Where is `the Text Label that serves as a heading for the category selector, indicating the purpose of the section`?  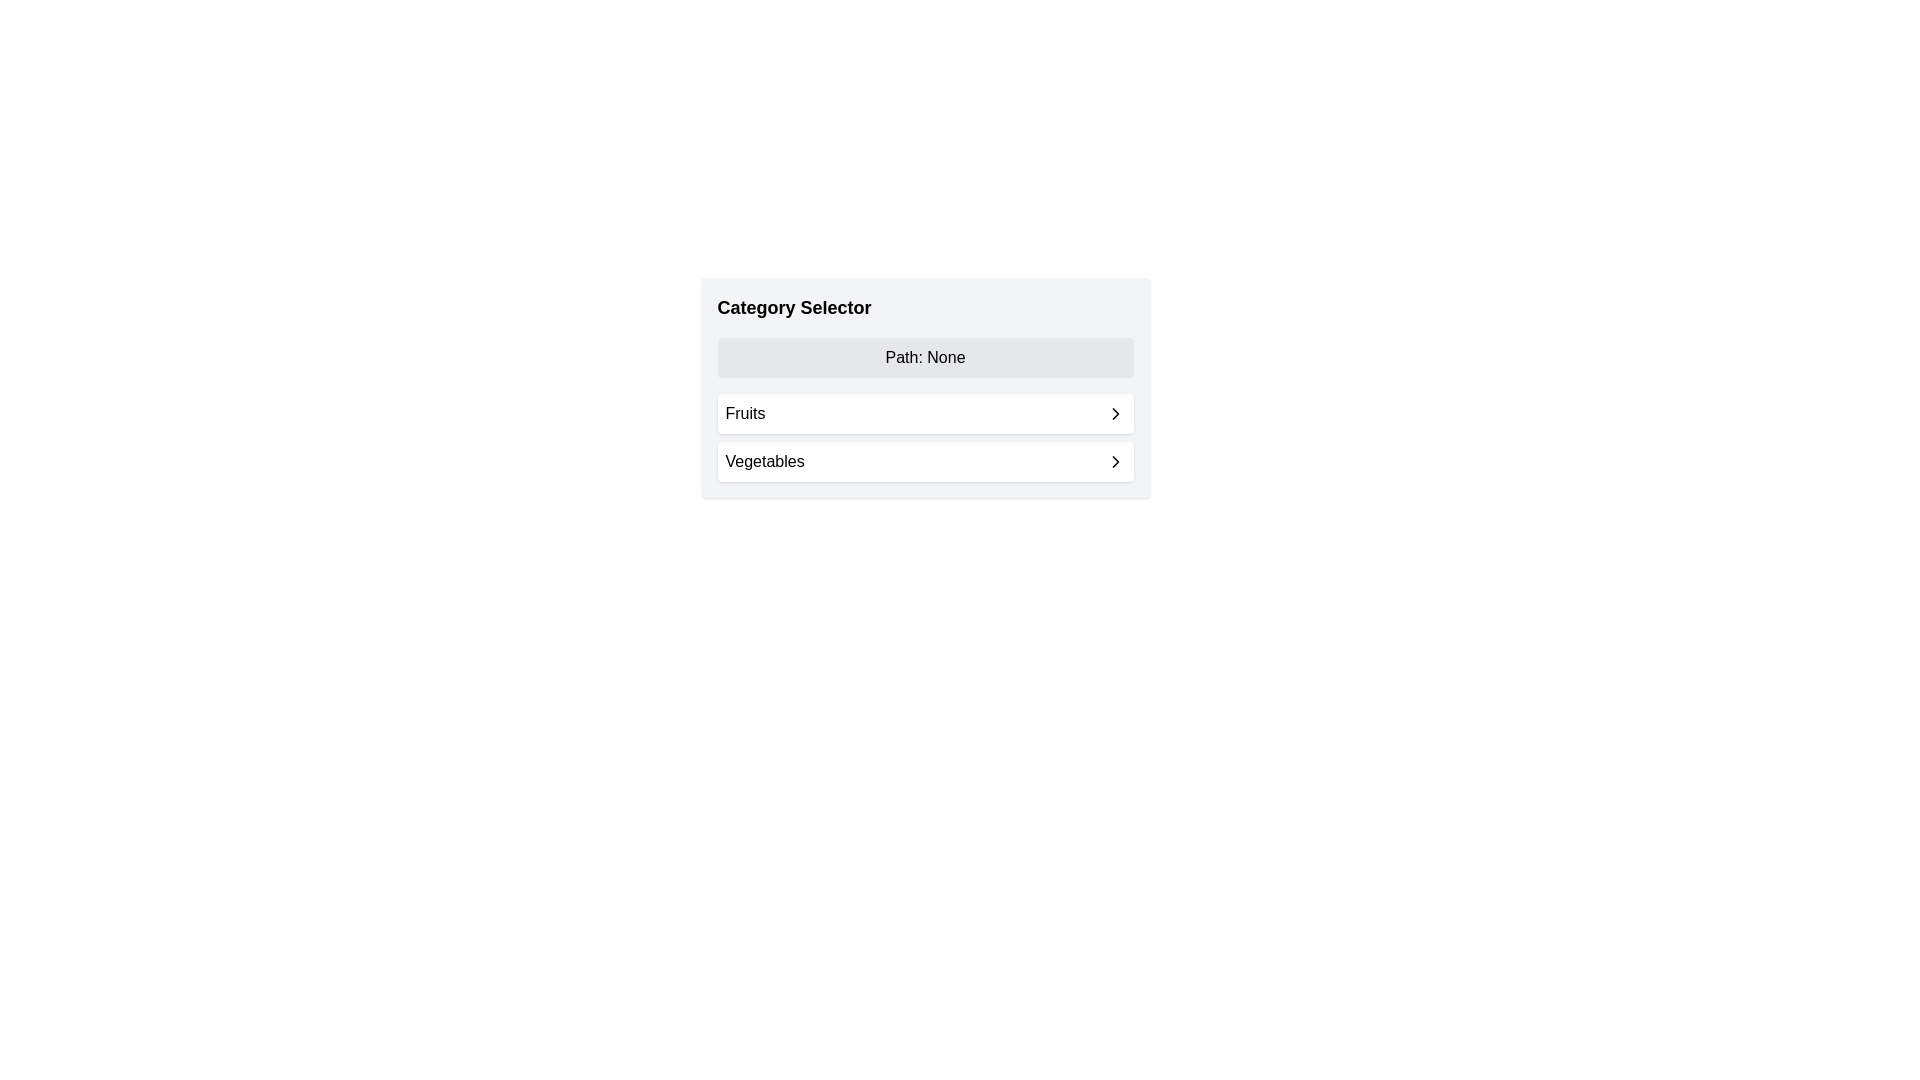 the Text Label that serves as a heading for the category selector, indicating the purpose of the section is located at coordinates (793, 308).